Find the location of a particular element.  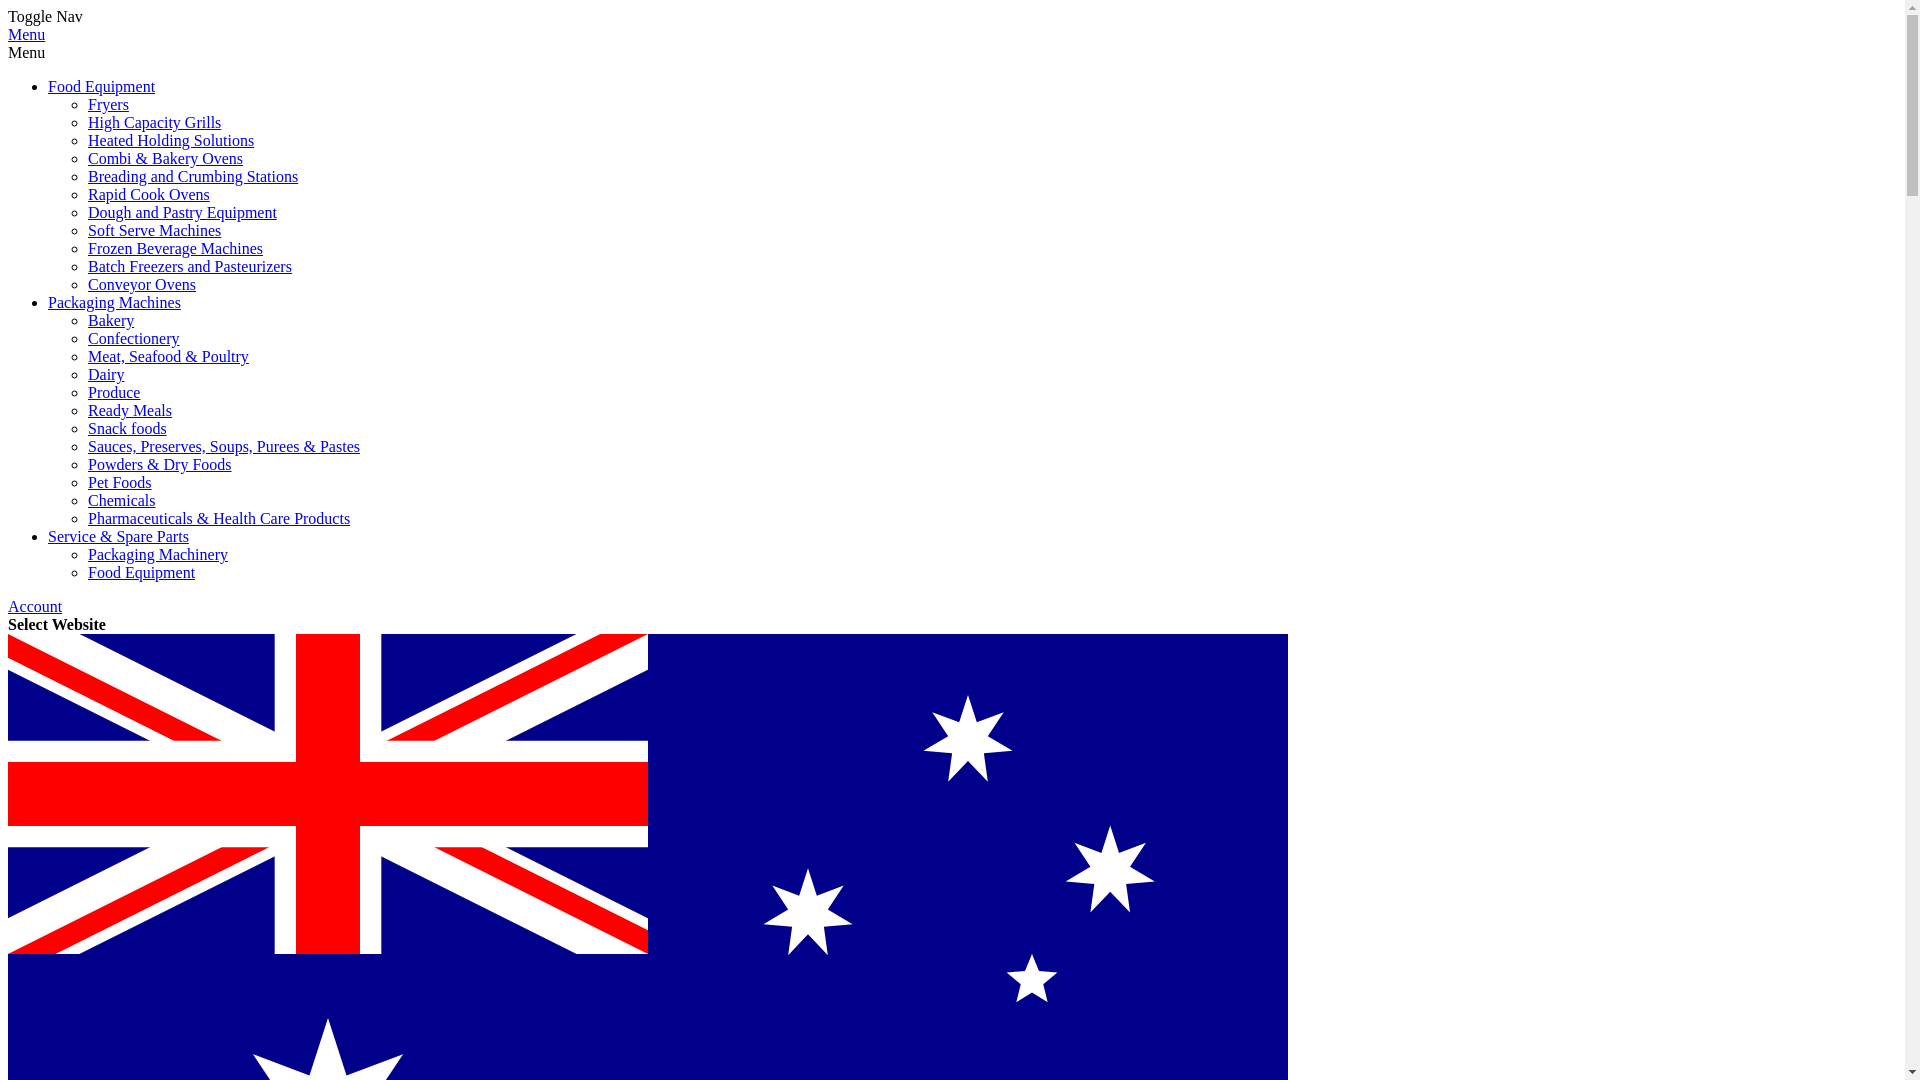

'Packaging Machinery' is located at coordinates (157, 554).